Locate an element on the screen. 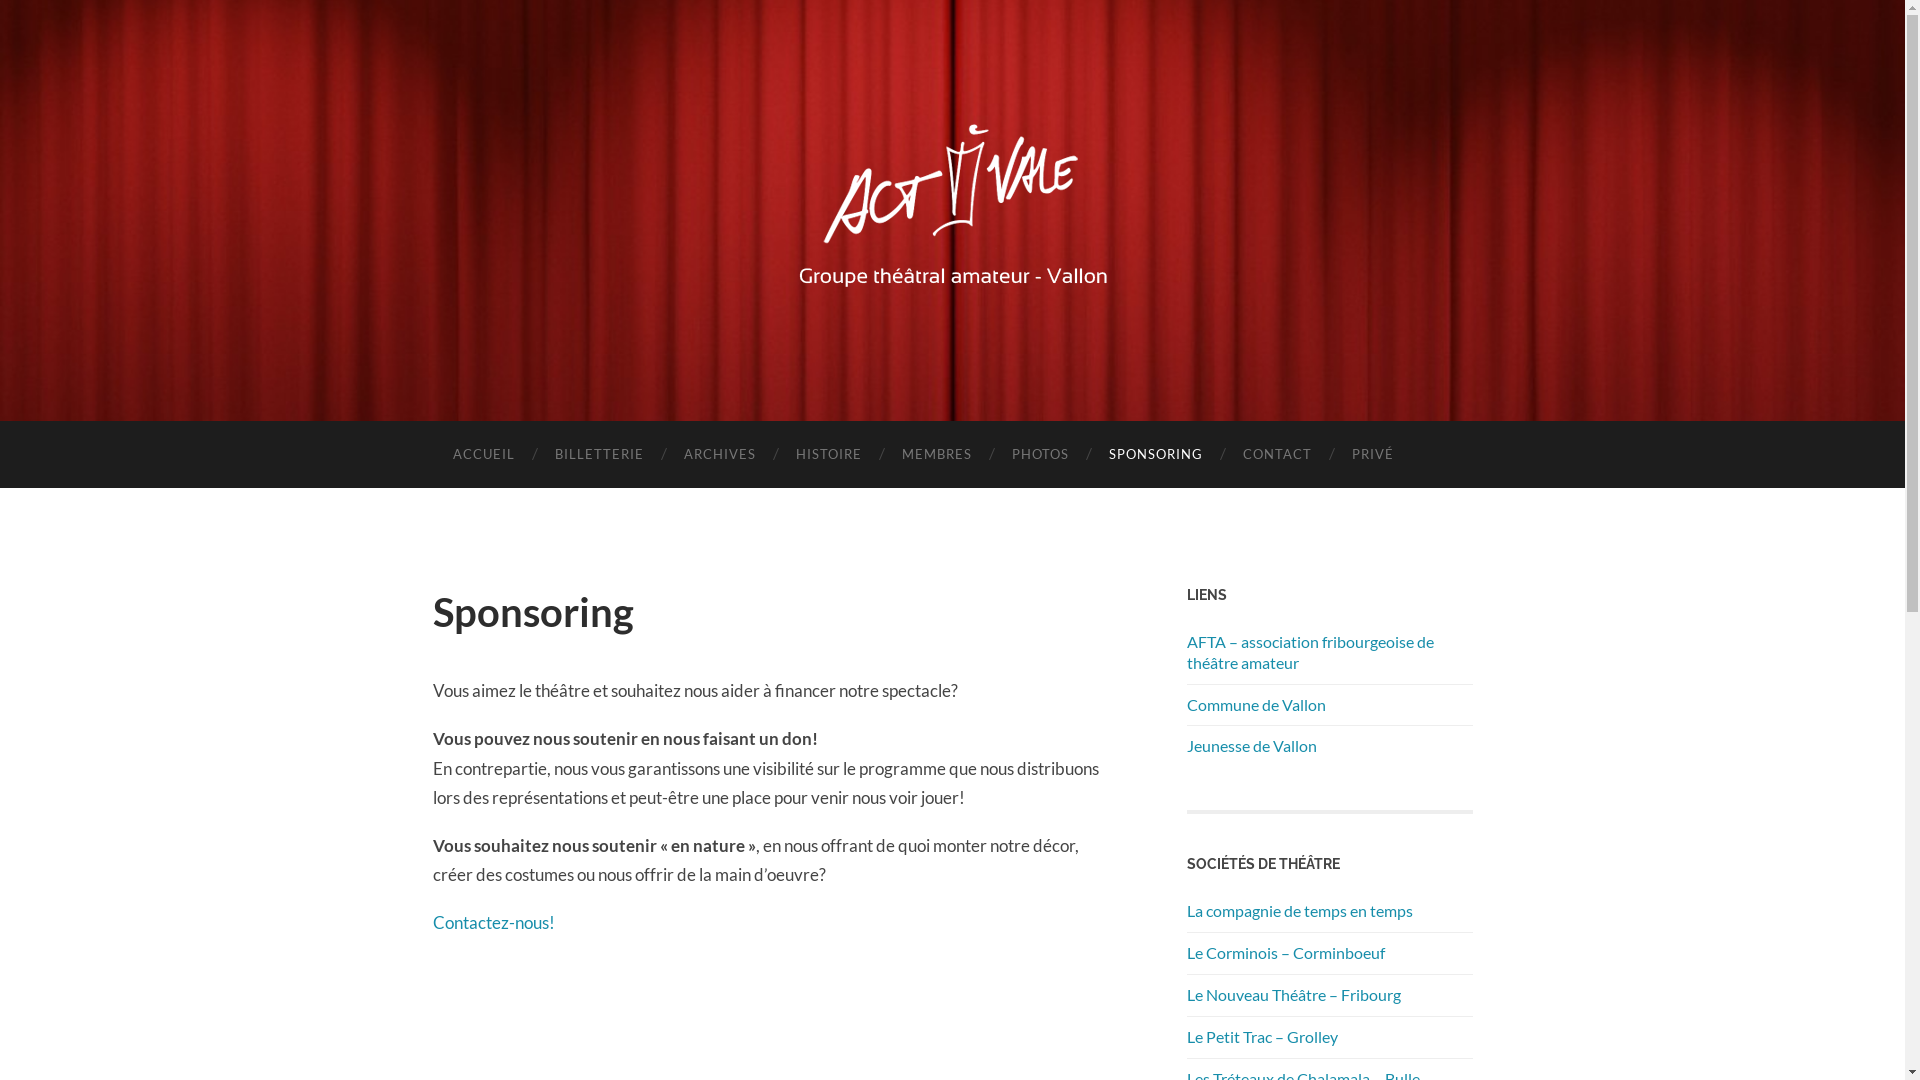  'La compagnie de temps en temps' is located at coordinates (1185, 910).